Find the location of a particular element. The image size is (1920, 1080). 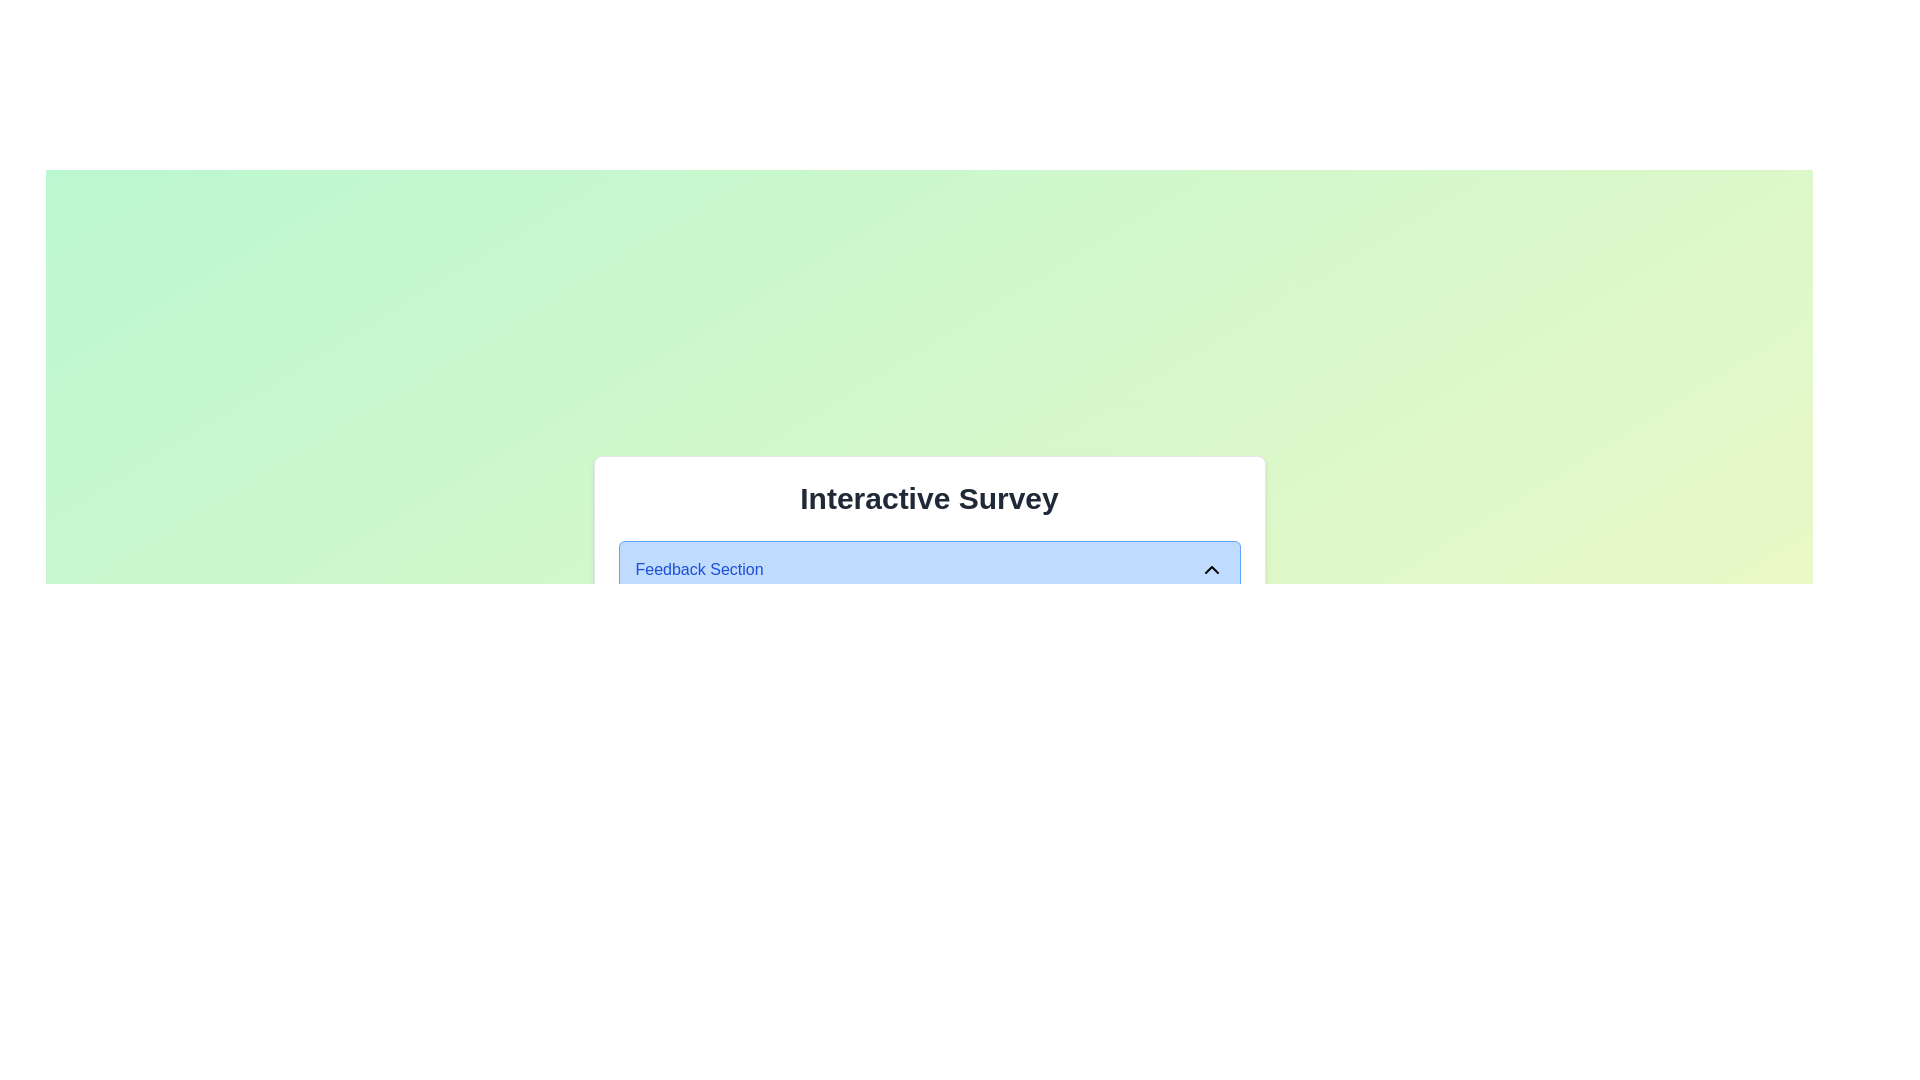

the chevron icon at the top-right corner of the 'Feedback Section' is located at coordinates (1210, 569).